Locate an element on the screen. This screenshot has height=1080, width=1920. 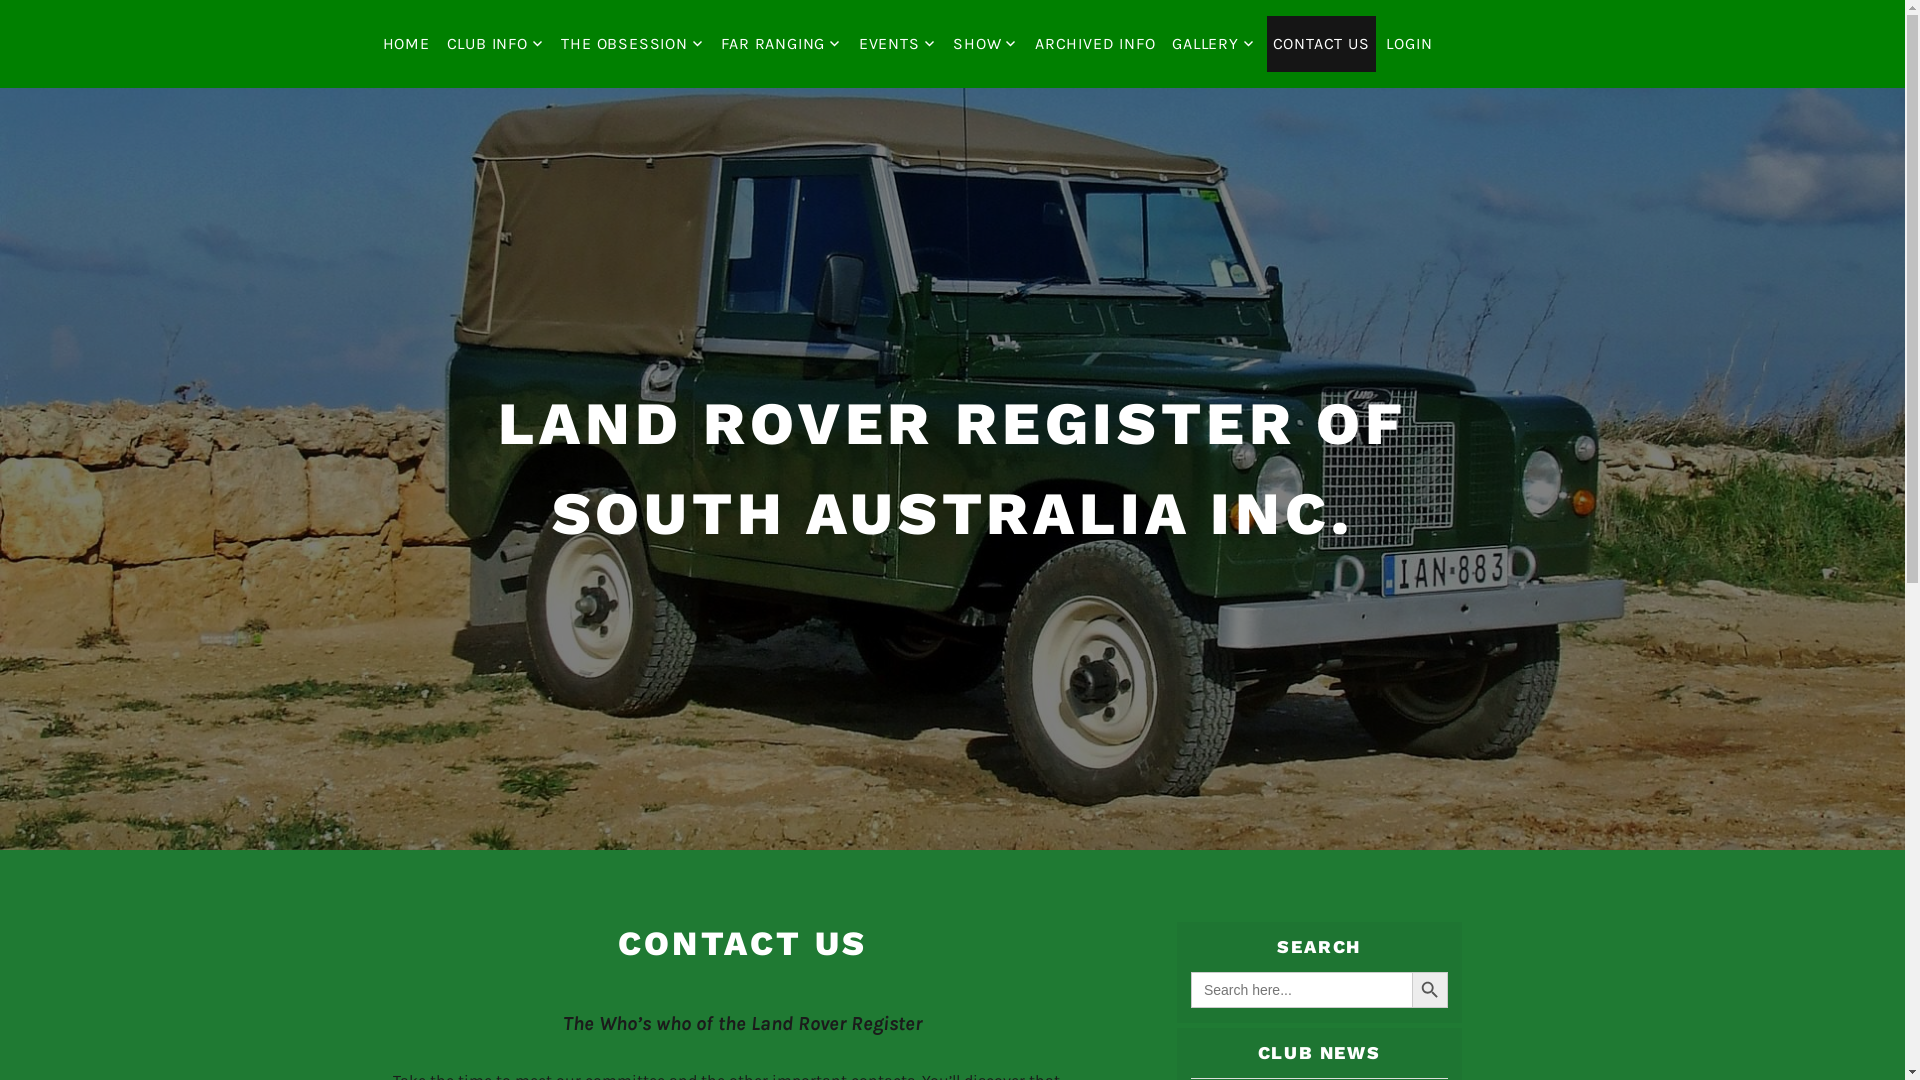
'ARCHIVED INFO' is located at coordinates (1093, 43).